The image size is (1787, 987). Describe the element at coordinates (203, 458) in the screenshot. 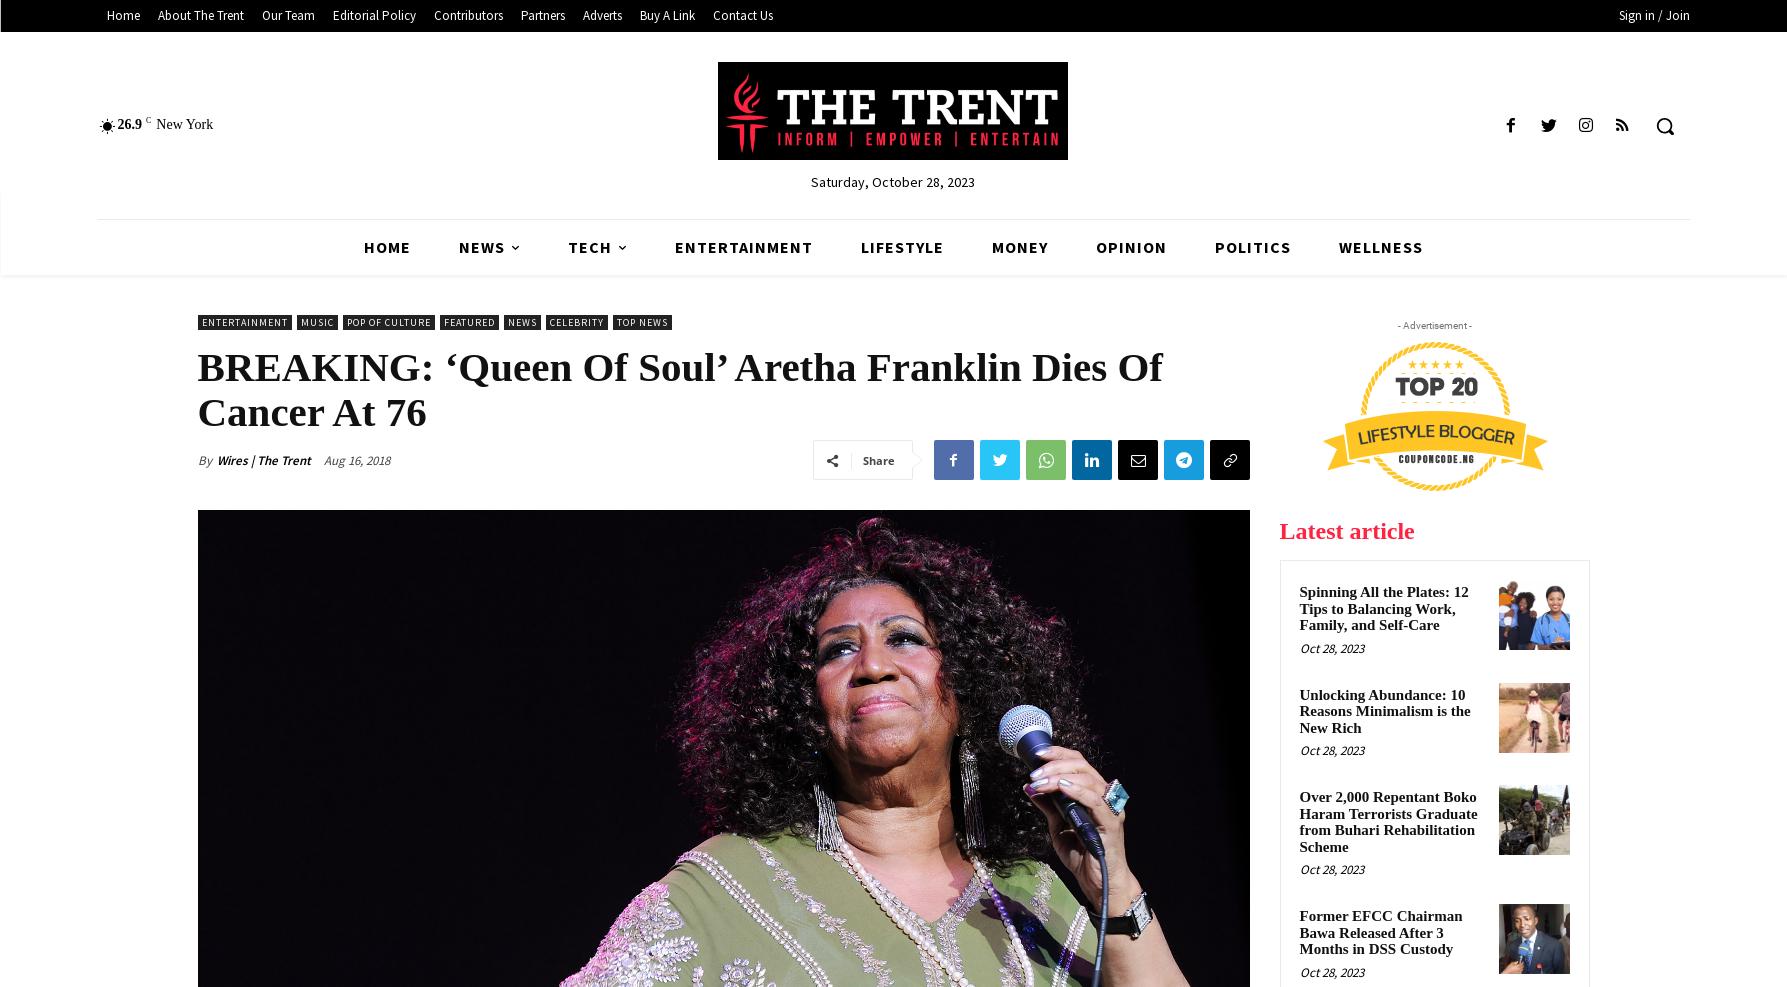

I see `'By'` at that location.